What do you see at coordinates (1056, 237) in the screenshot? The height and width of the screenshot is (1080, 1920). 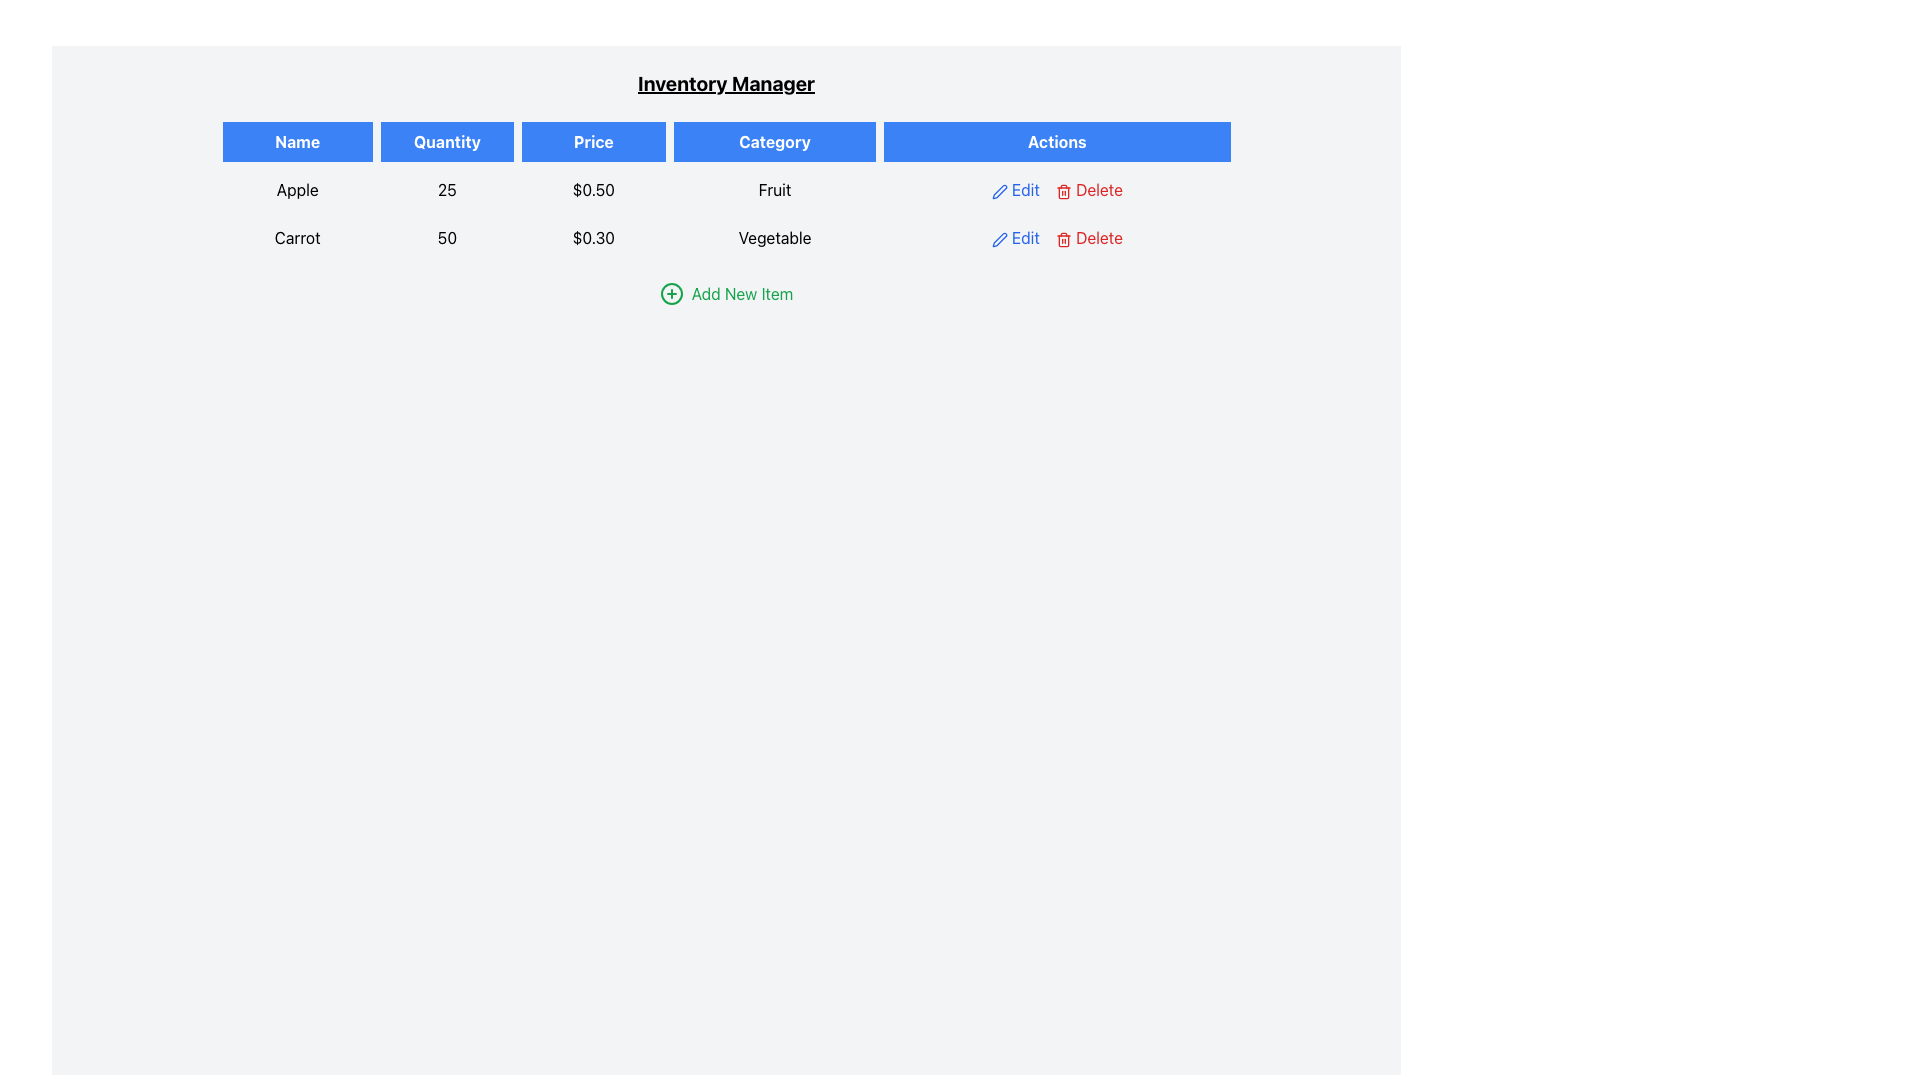 I see `the action menu in the Control Panel located in the last column of the second row of the table under the 'Actions' header for the 'Carrot' entry to visualize hover effects` at bounding box center [1056, 237].